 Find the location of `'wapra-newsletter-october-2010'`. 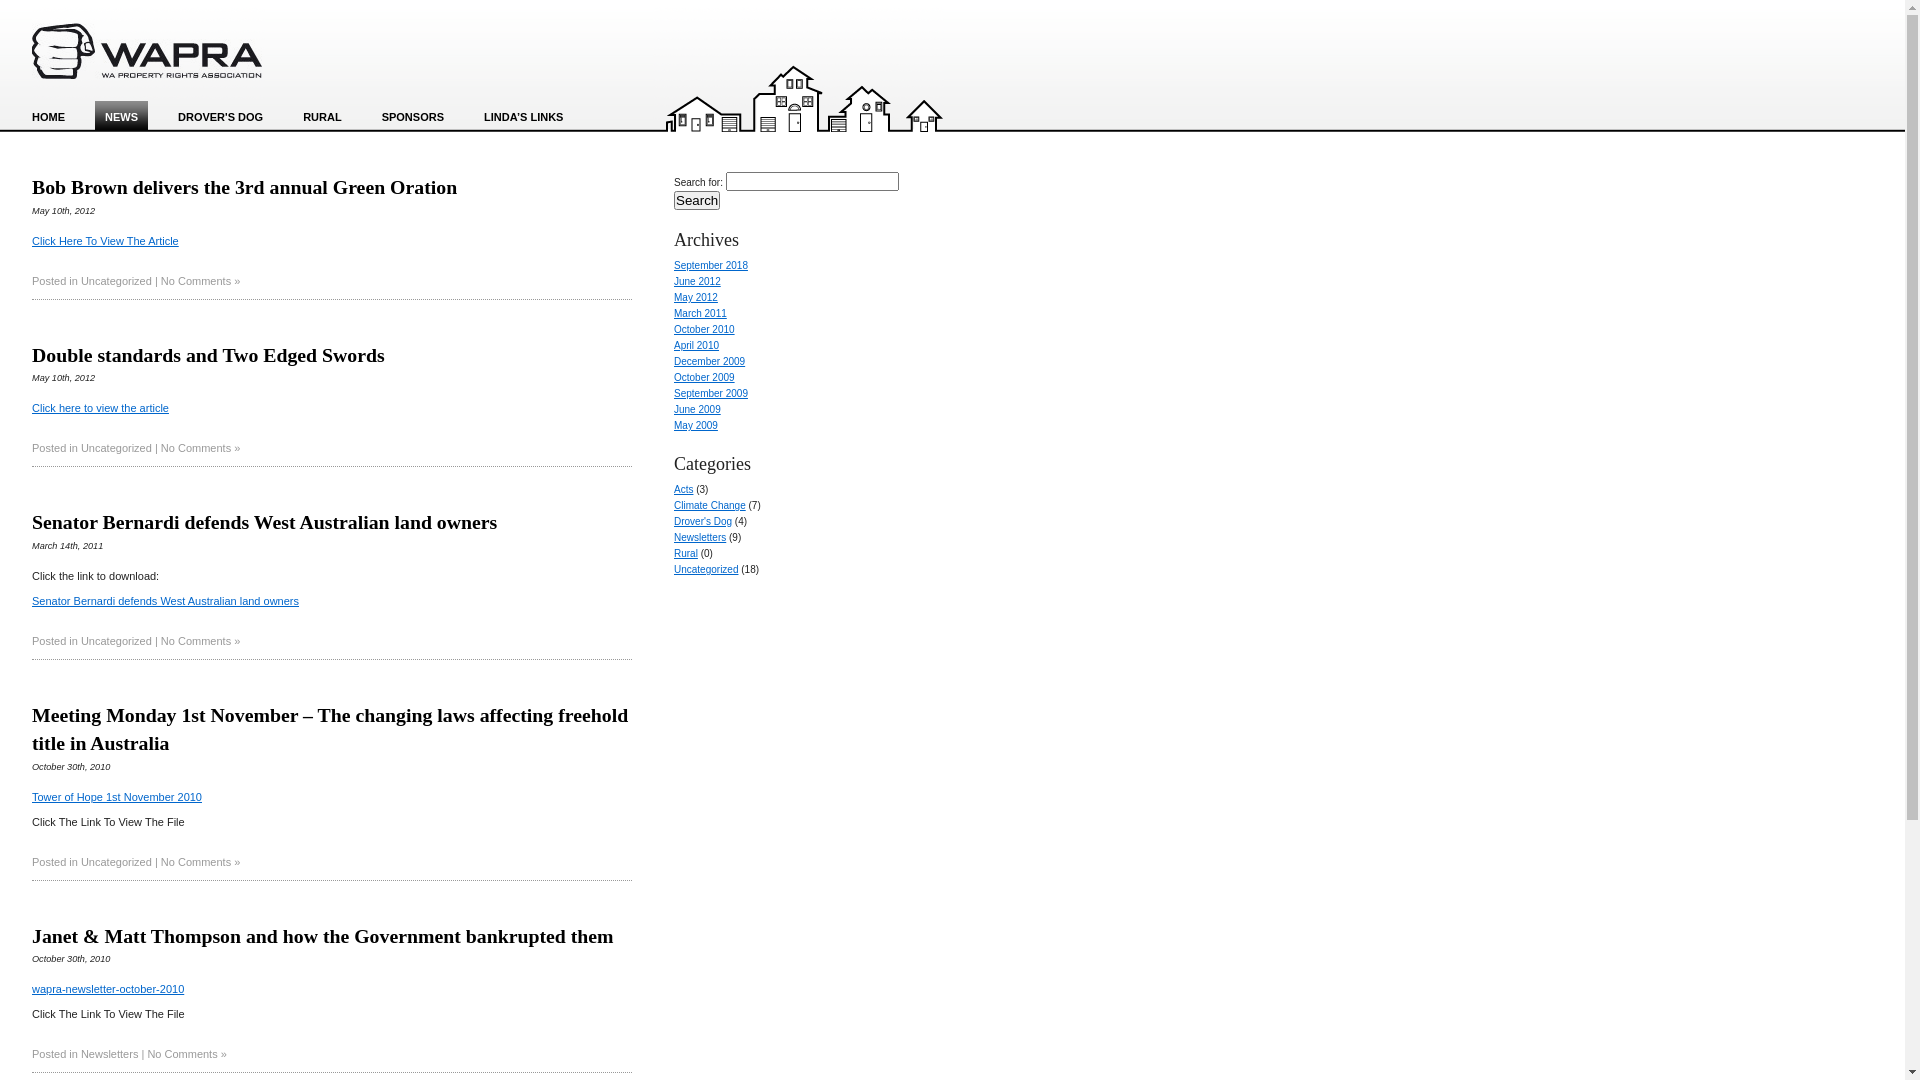

'wapra-newsletter-october-2010' is located at coordinates (107, 987).